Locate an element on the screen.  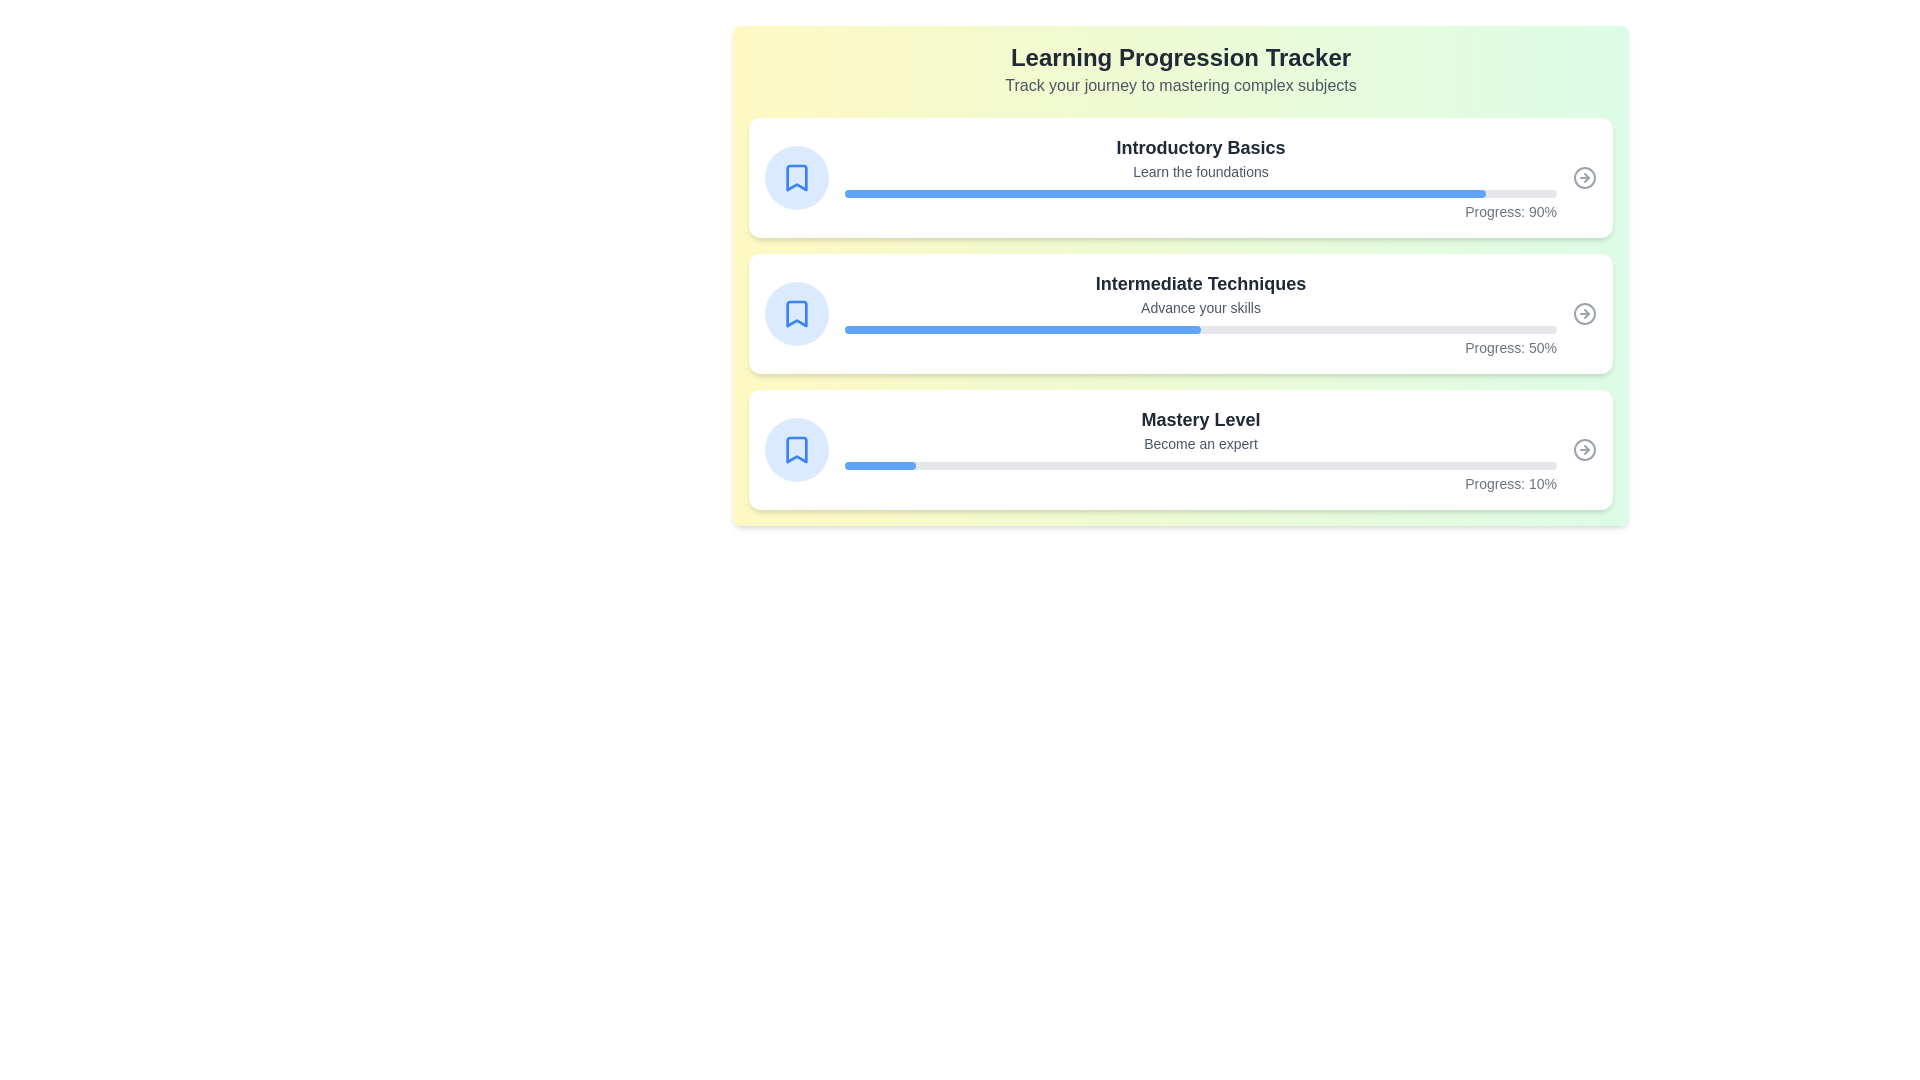
the icon element representing mastery level, which is the leftmost component inside the 'Mastery Level' card at the bottom of the progress cards list is located at coordinates (795, 450).